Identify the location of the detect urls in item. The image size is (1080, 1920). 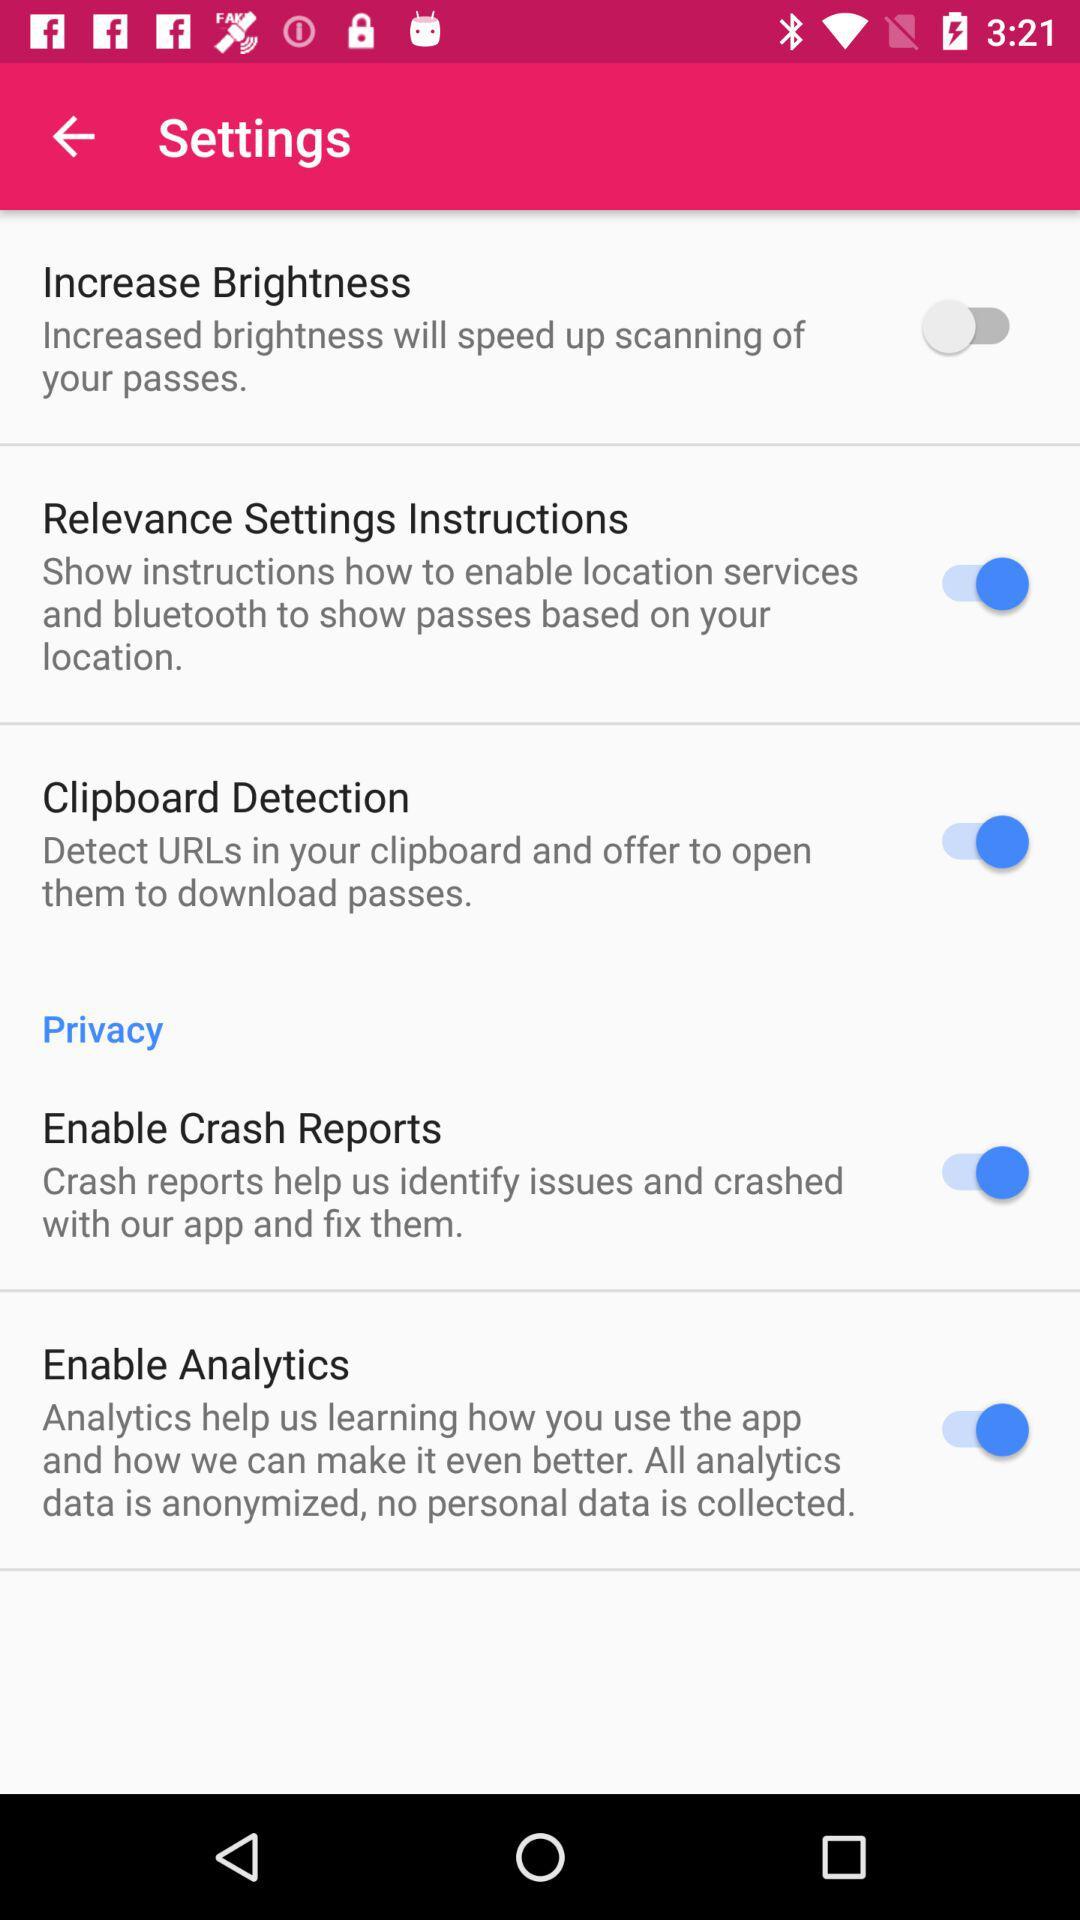
(456, 870).